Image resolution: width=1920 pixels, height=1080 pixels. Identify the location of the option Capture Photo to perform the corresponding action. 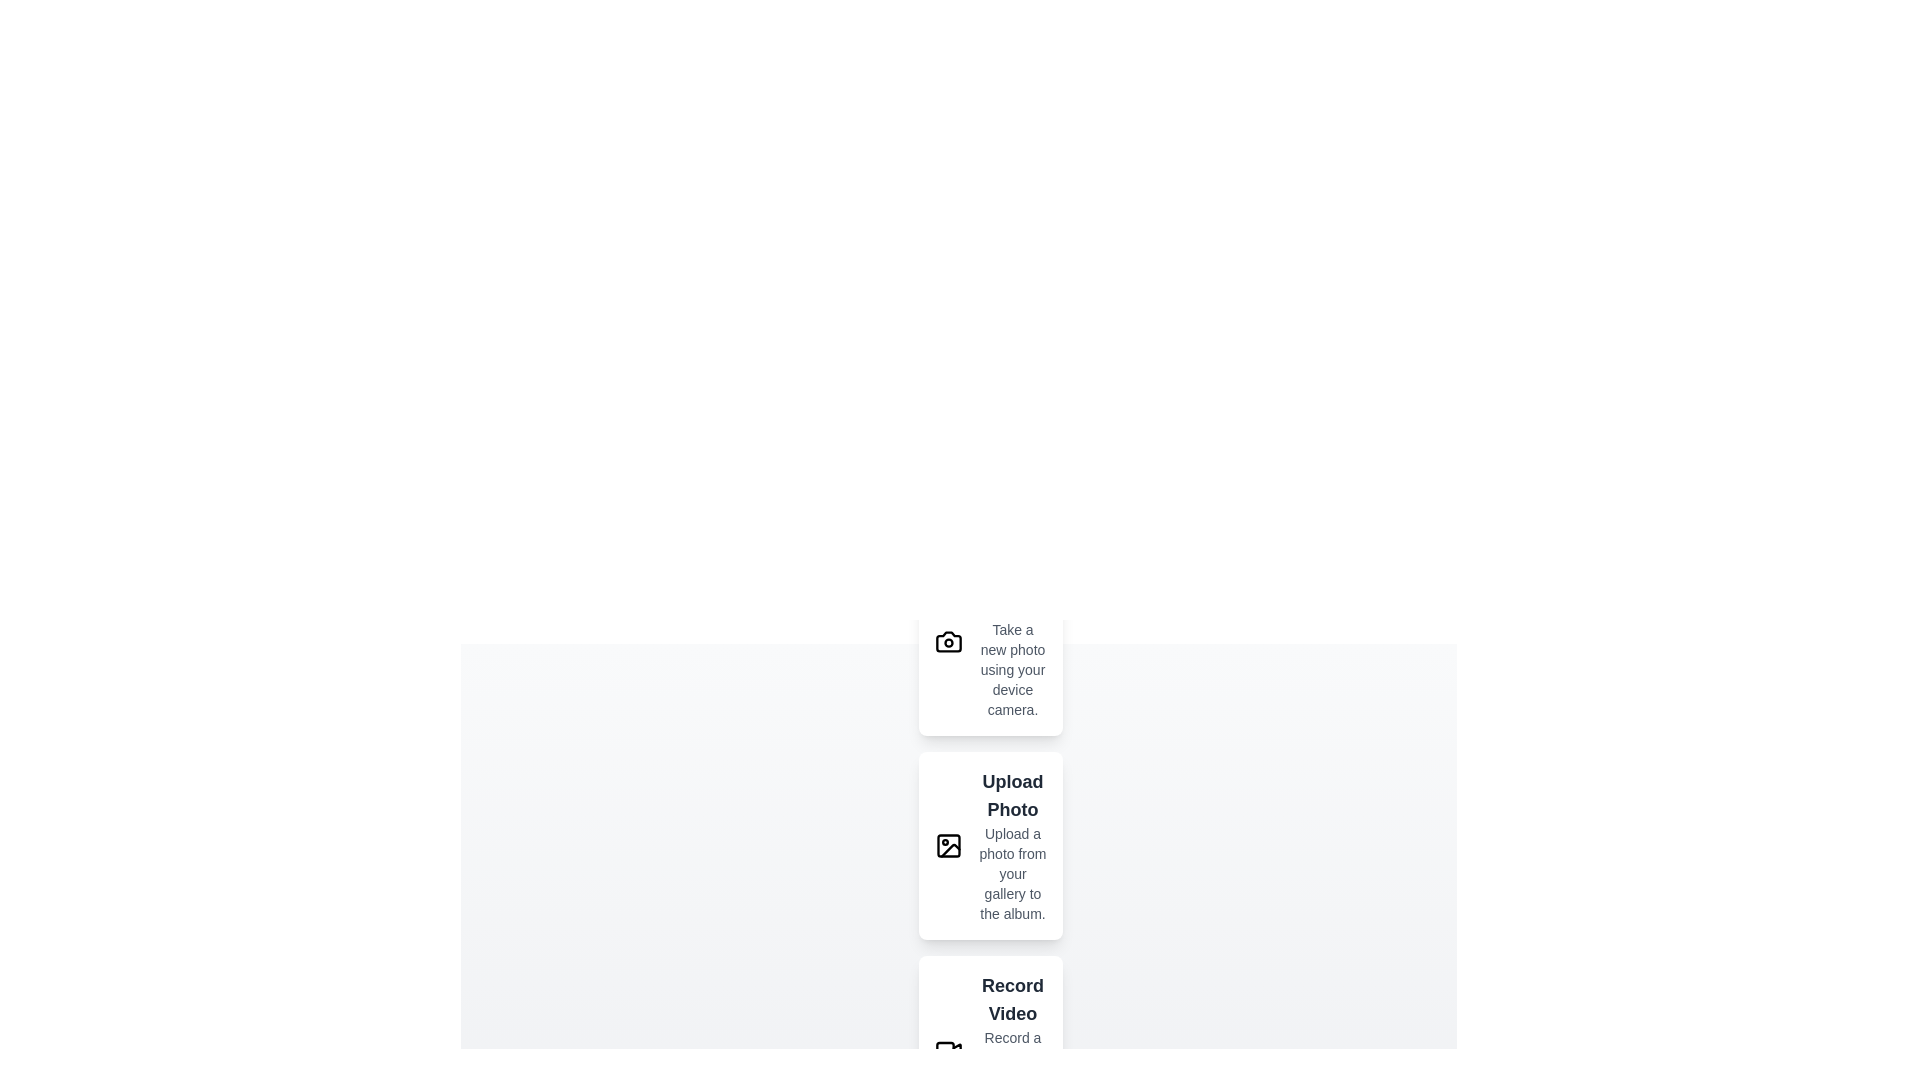
(948, 641).